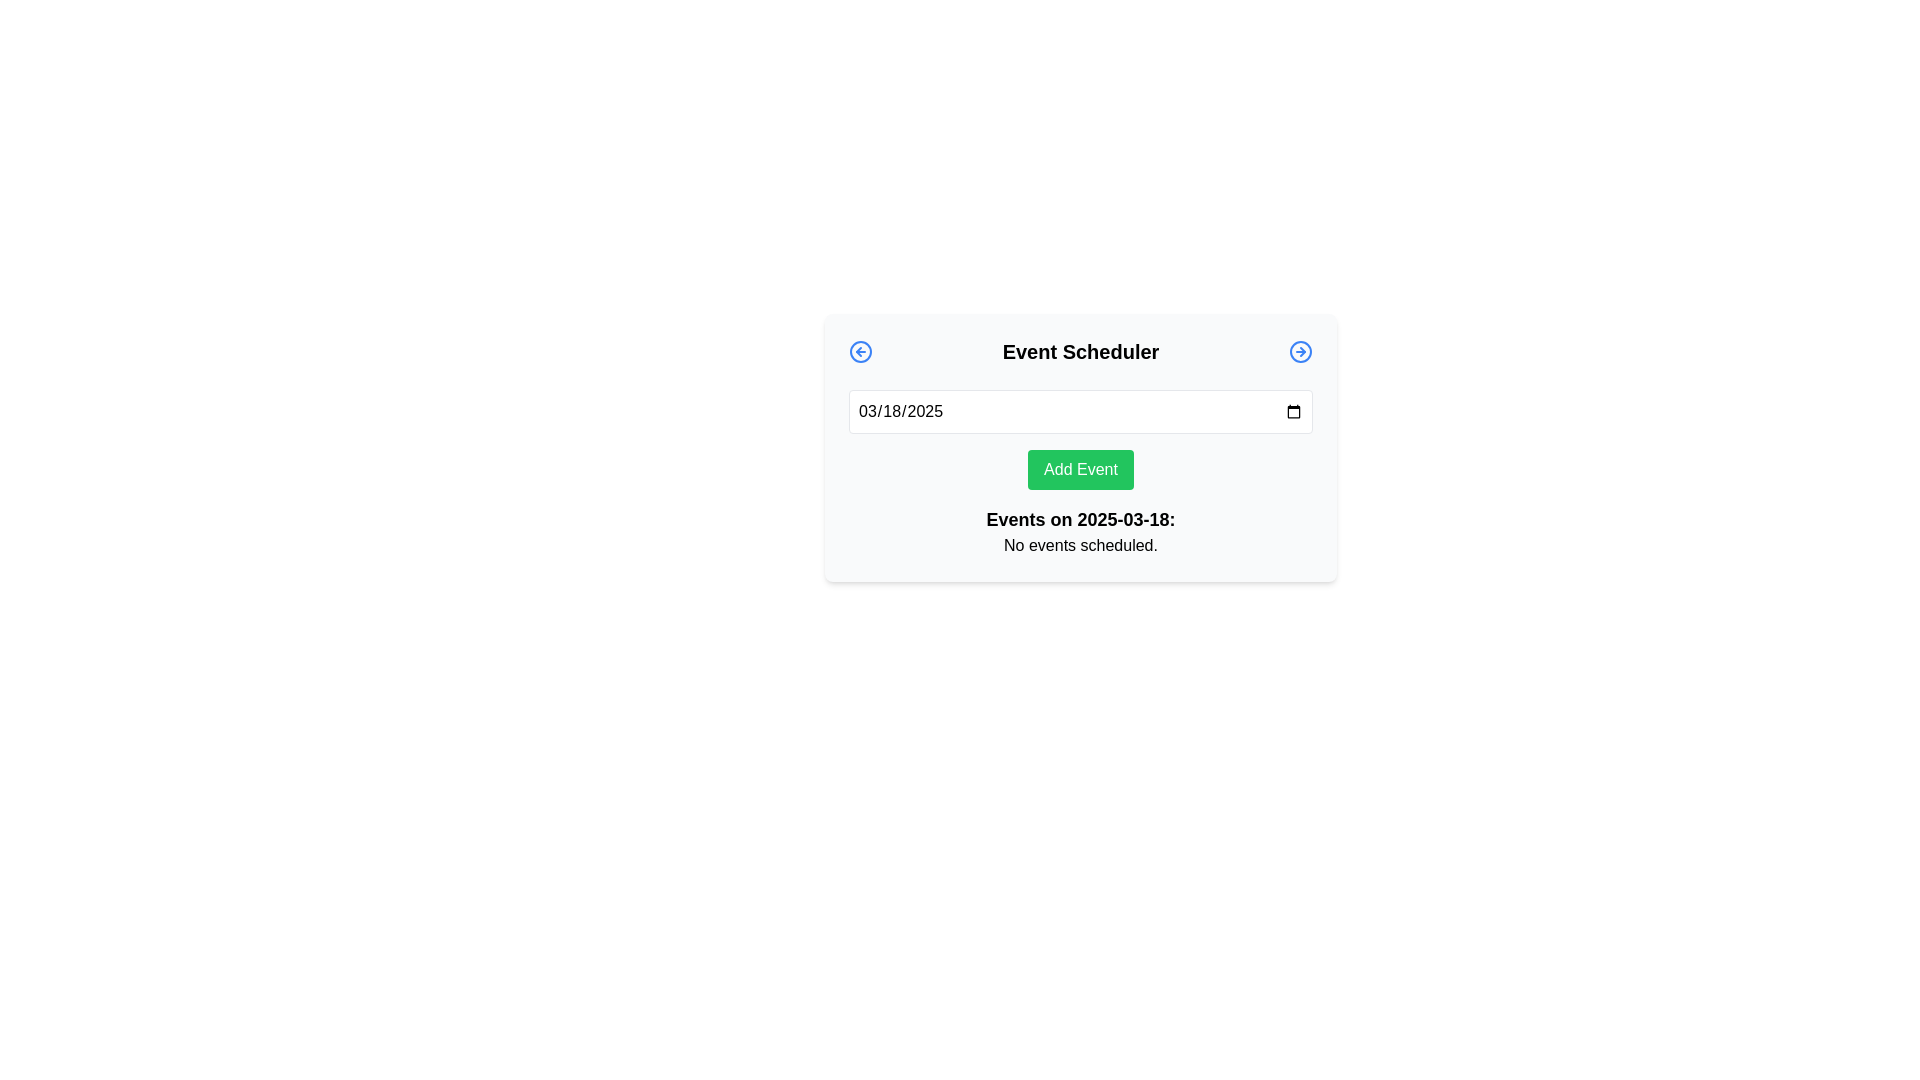 The height and width of the screenshot is (1080, 1920). I want to click on the 'Event Scheduler' text label, which is styled in bold and larger size, located at the top center of the interface, so click(1079, 350).